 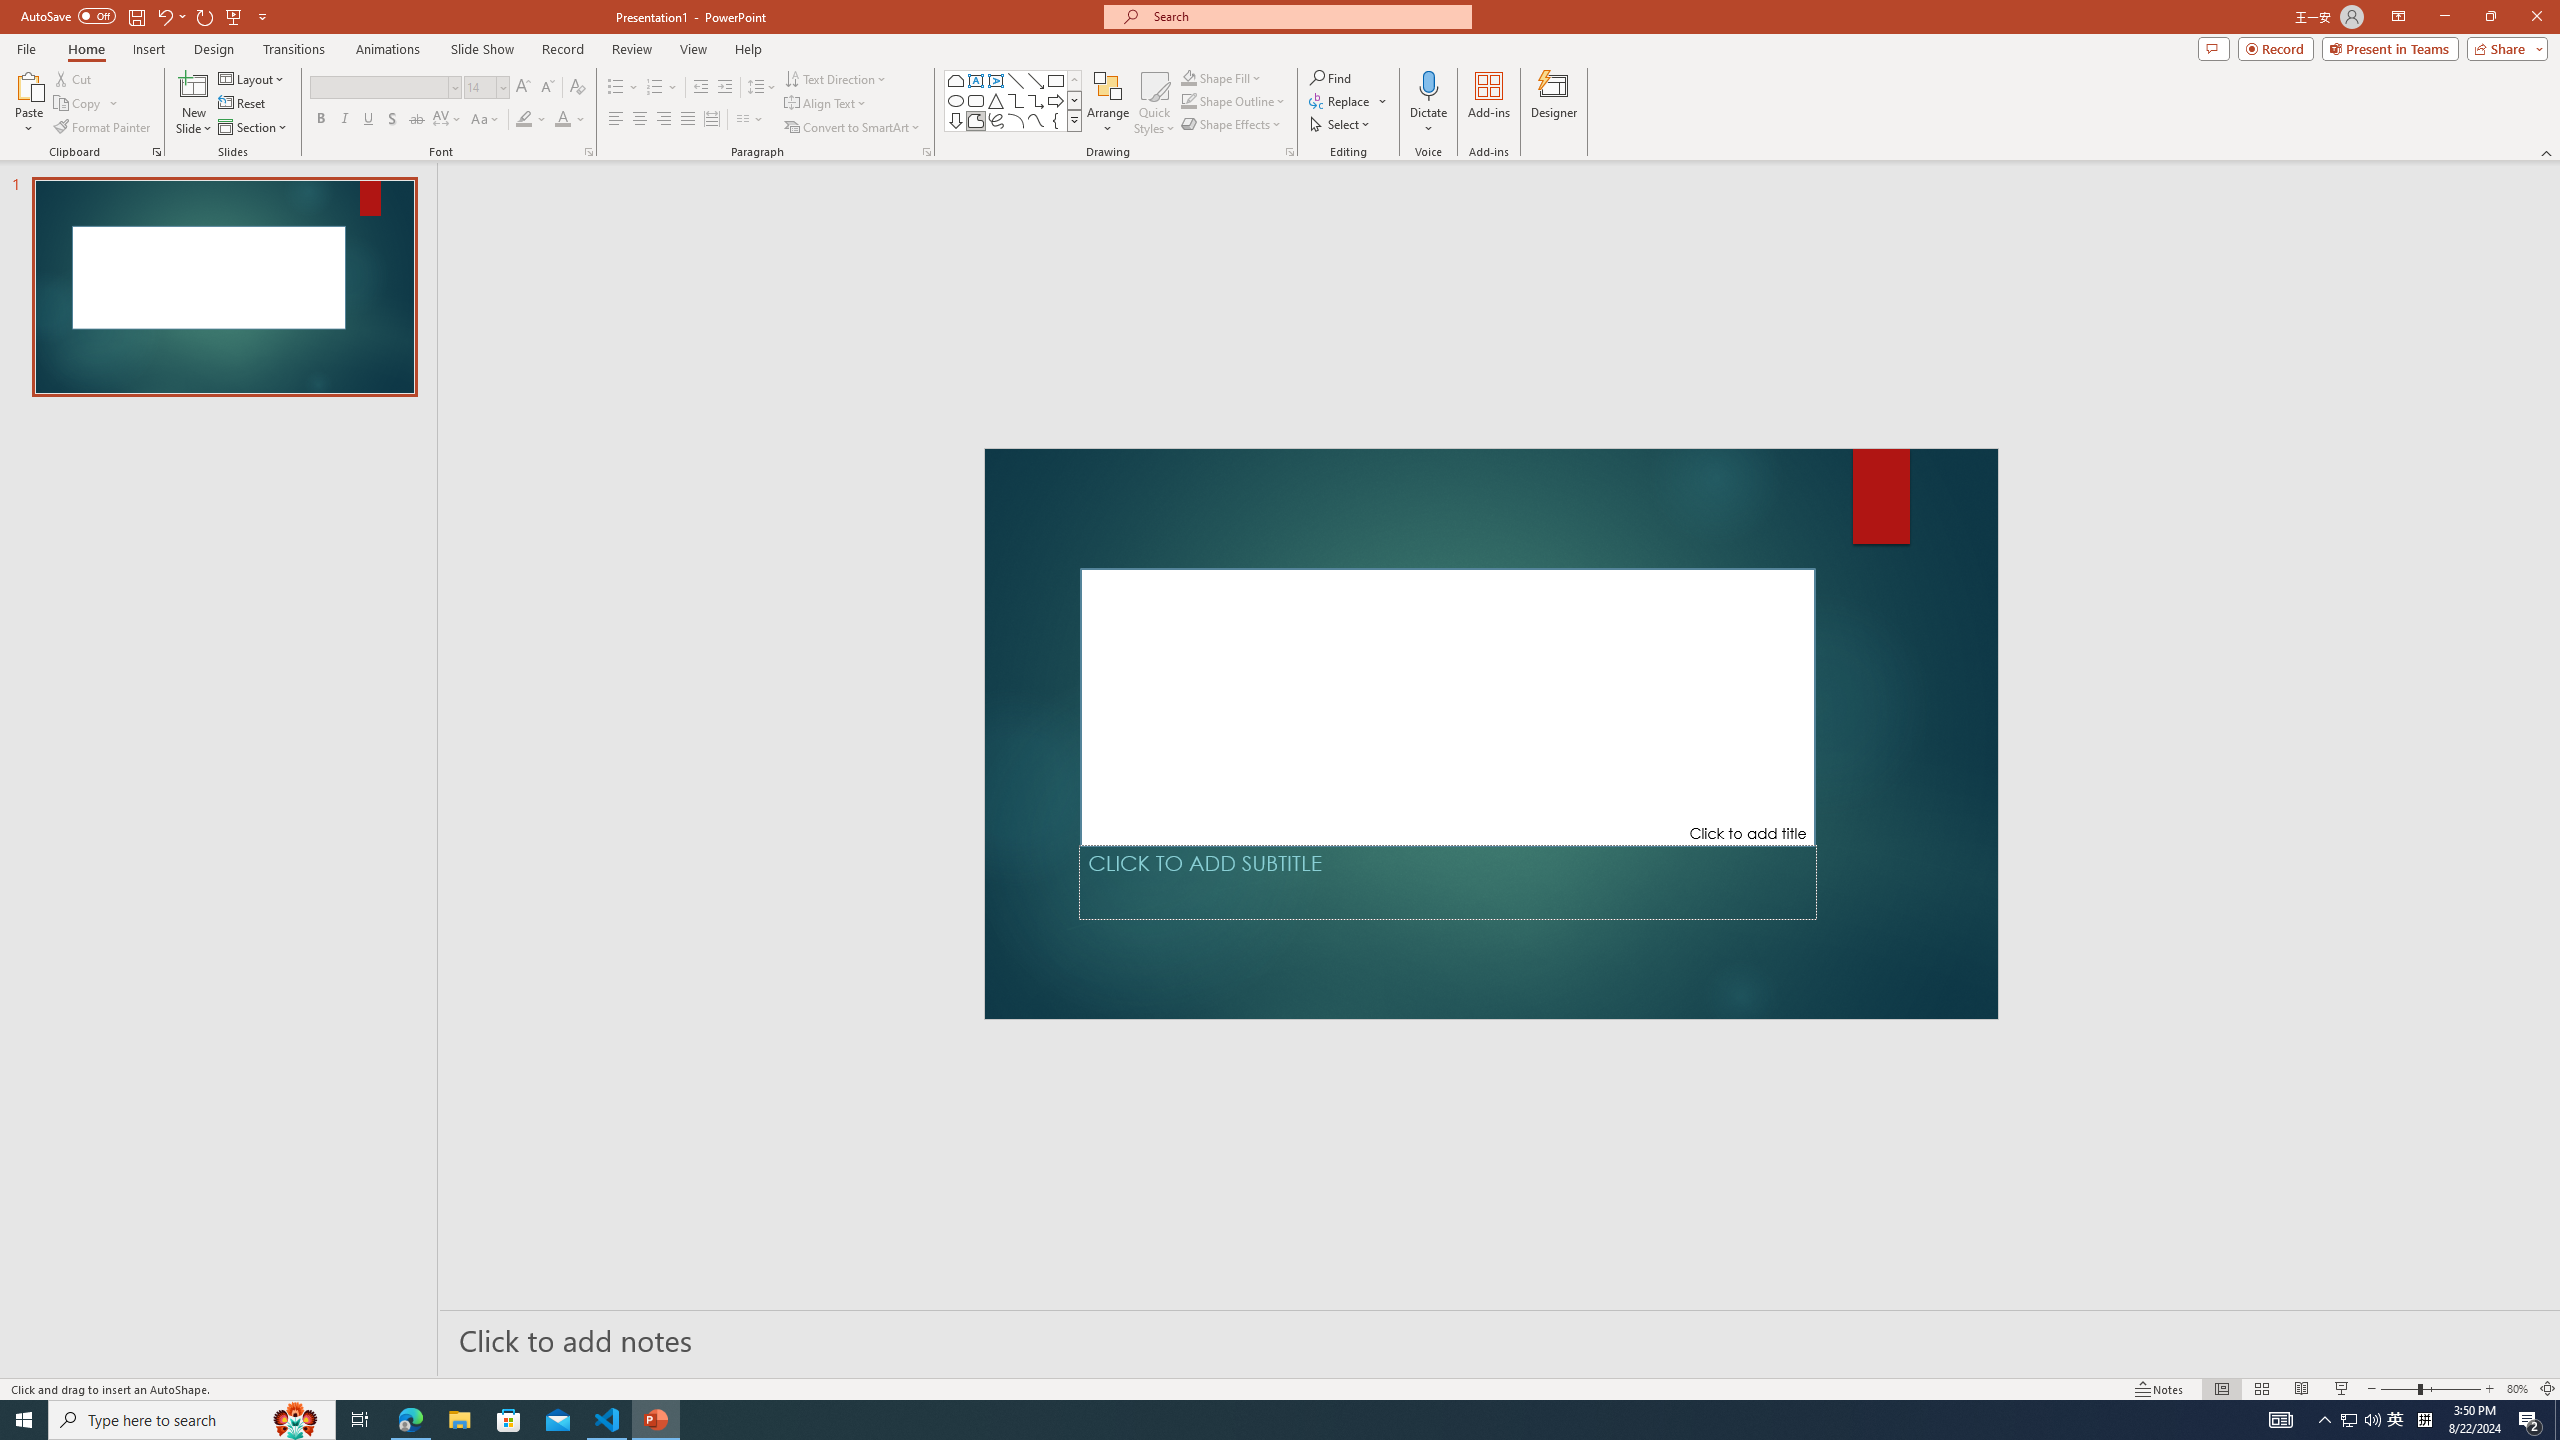 What do you see at coordinates (640, 118) in the screenshot?
I see `'Center'` at bounding box center [640, 118].